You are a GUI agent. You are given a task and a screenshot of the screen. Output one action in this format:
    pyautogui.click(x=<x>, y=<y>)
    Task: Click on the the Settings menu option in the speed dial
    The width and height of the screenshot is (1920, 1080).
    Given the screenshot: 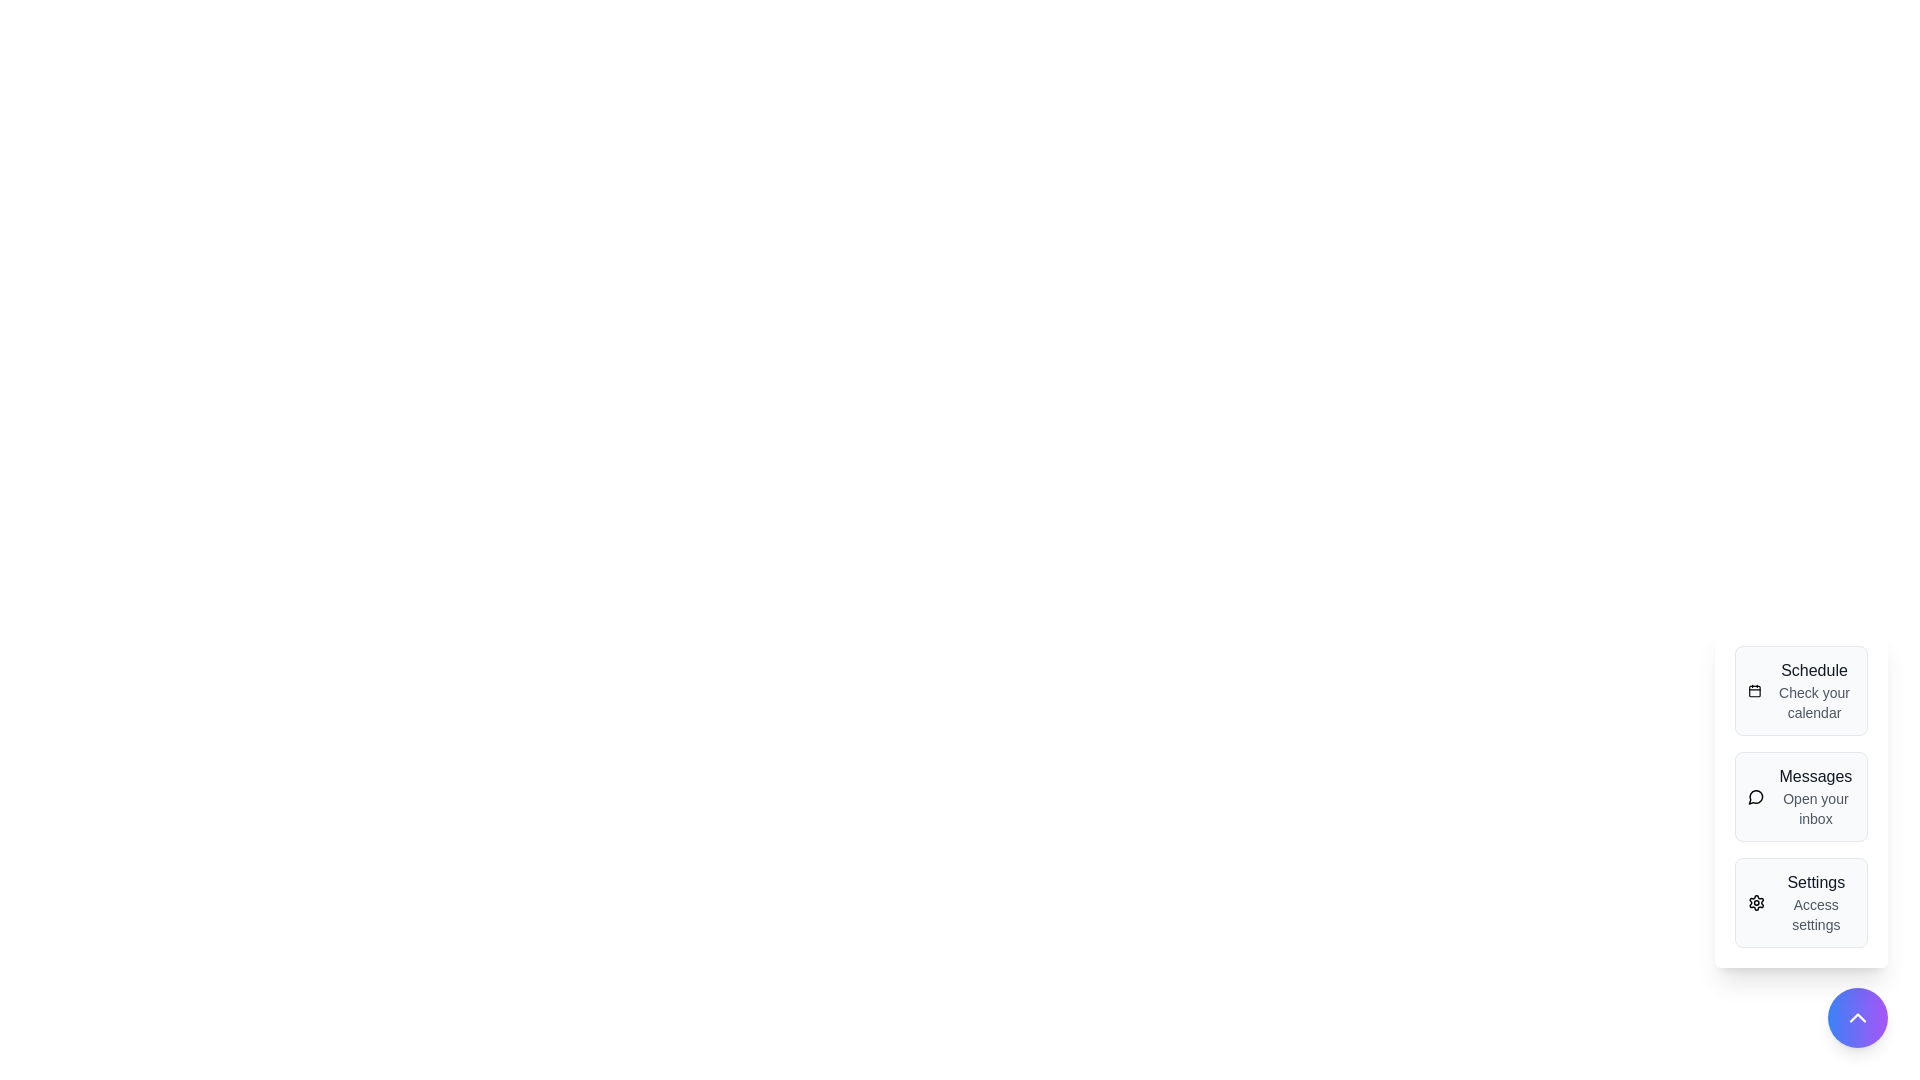 What is the action you would take?
    pyautogui.click(x=1801, y=902)
    